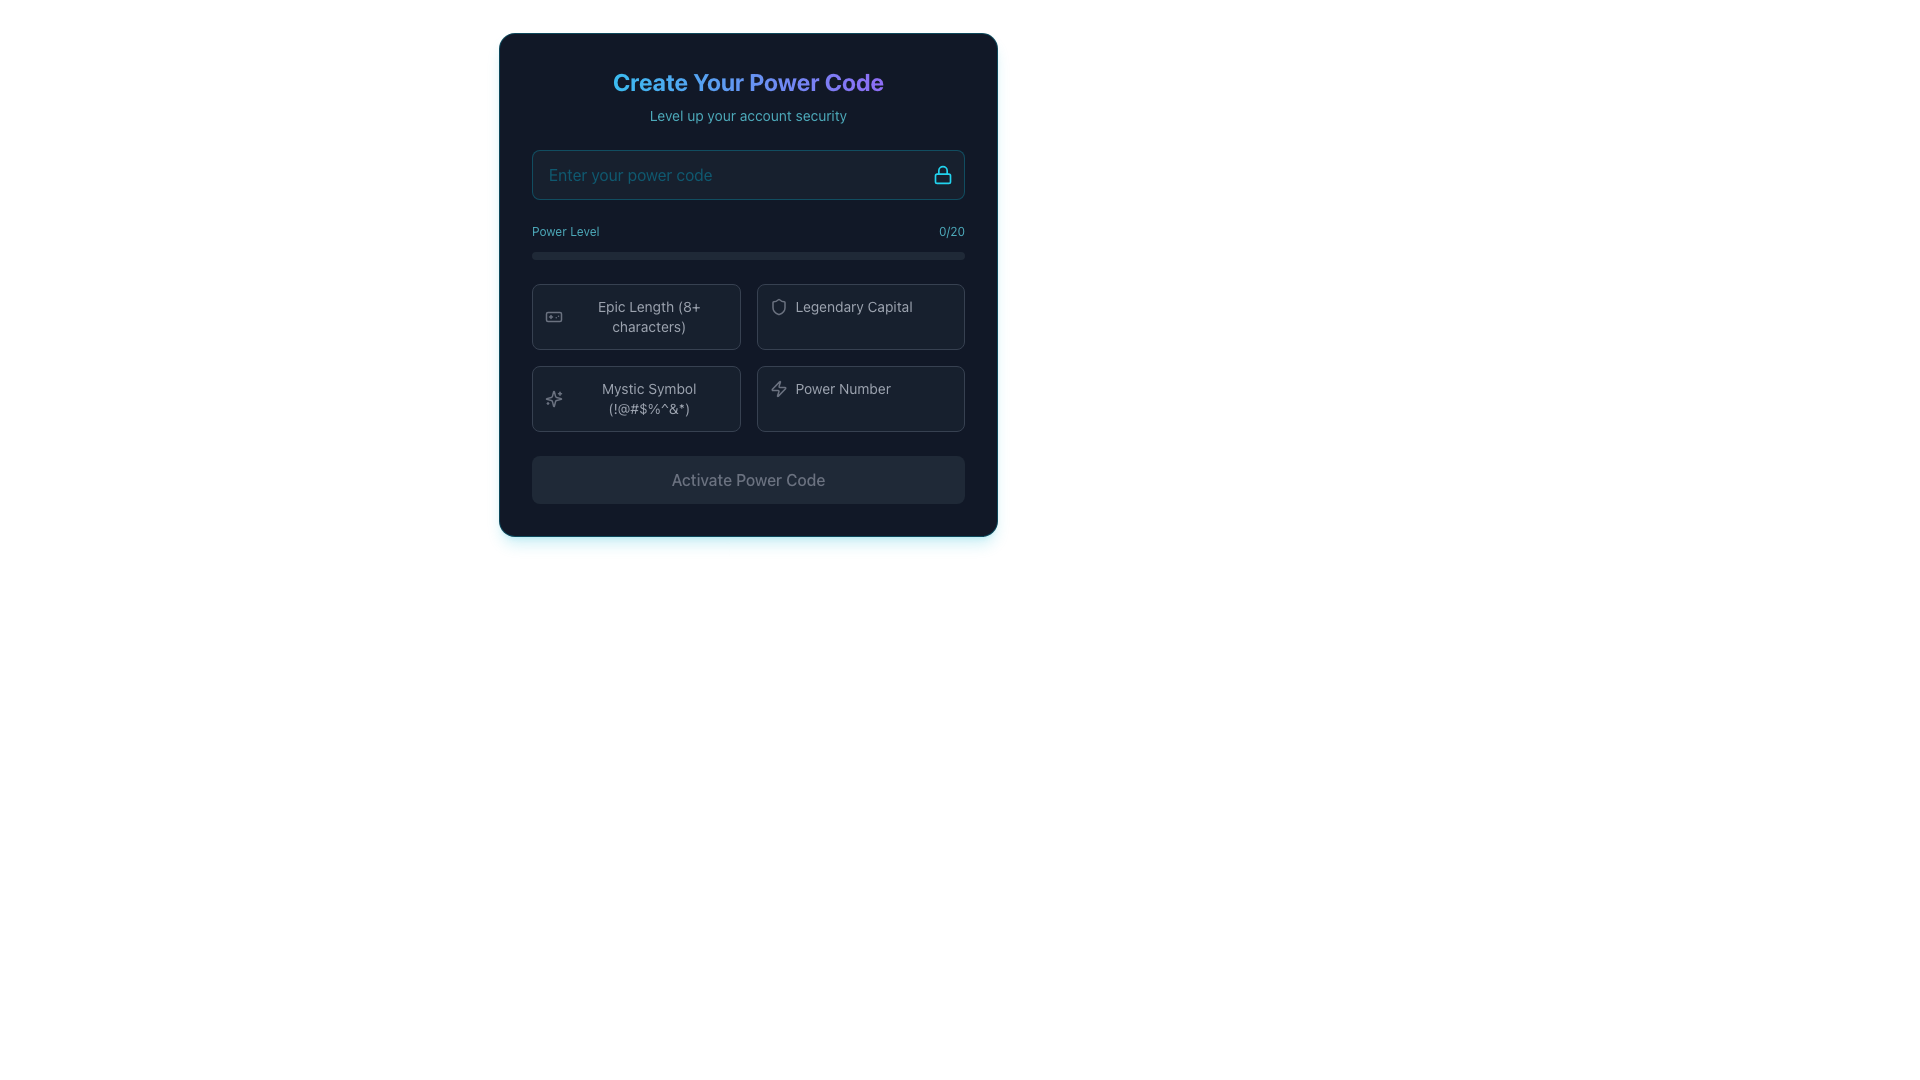 This screenshot has height=1080, width=1920. Describe the element at coordinates (635, 315) in the screenshot. I see `the 'Epic Length (8+ characters)' label-with-icon, which is located in the dark-themed interface and is the first item in a two-row layout of options` at that location.